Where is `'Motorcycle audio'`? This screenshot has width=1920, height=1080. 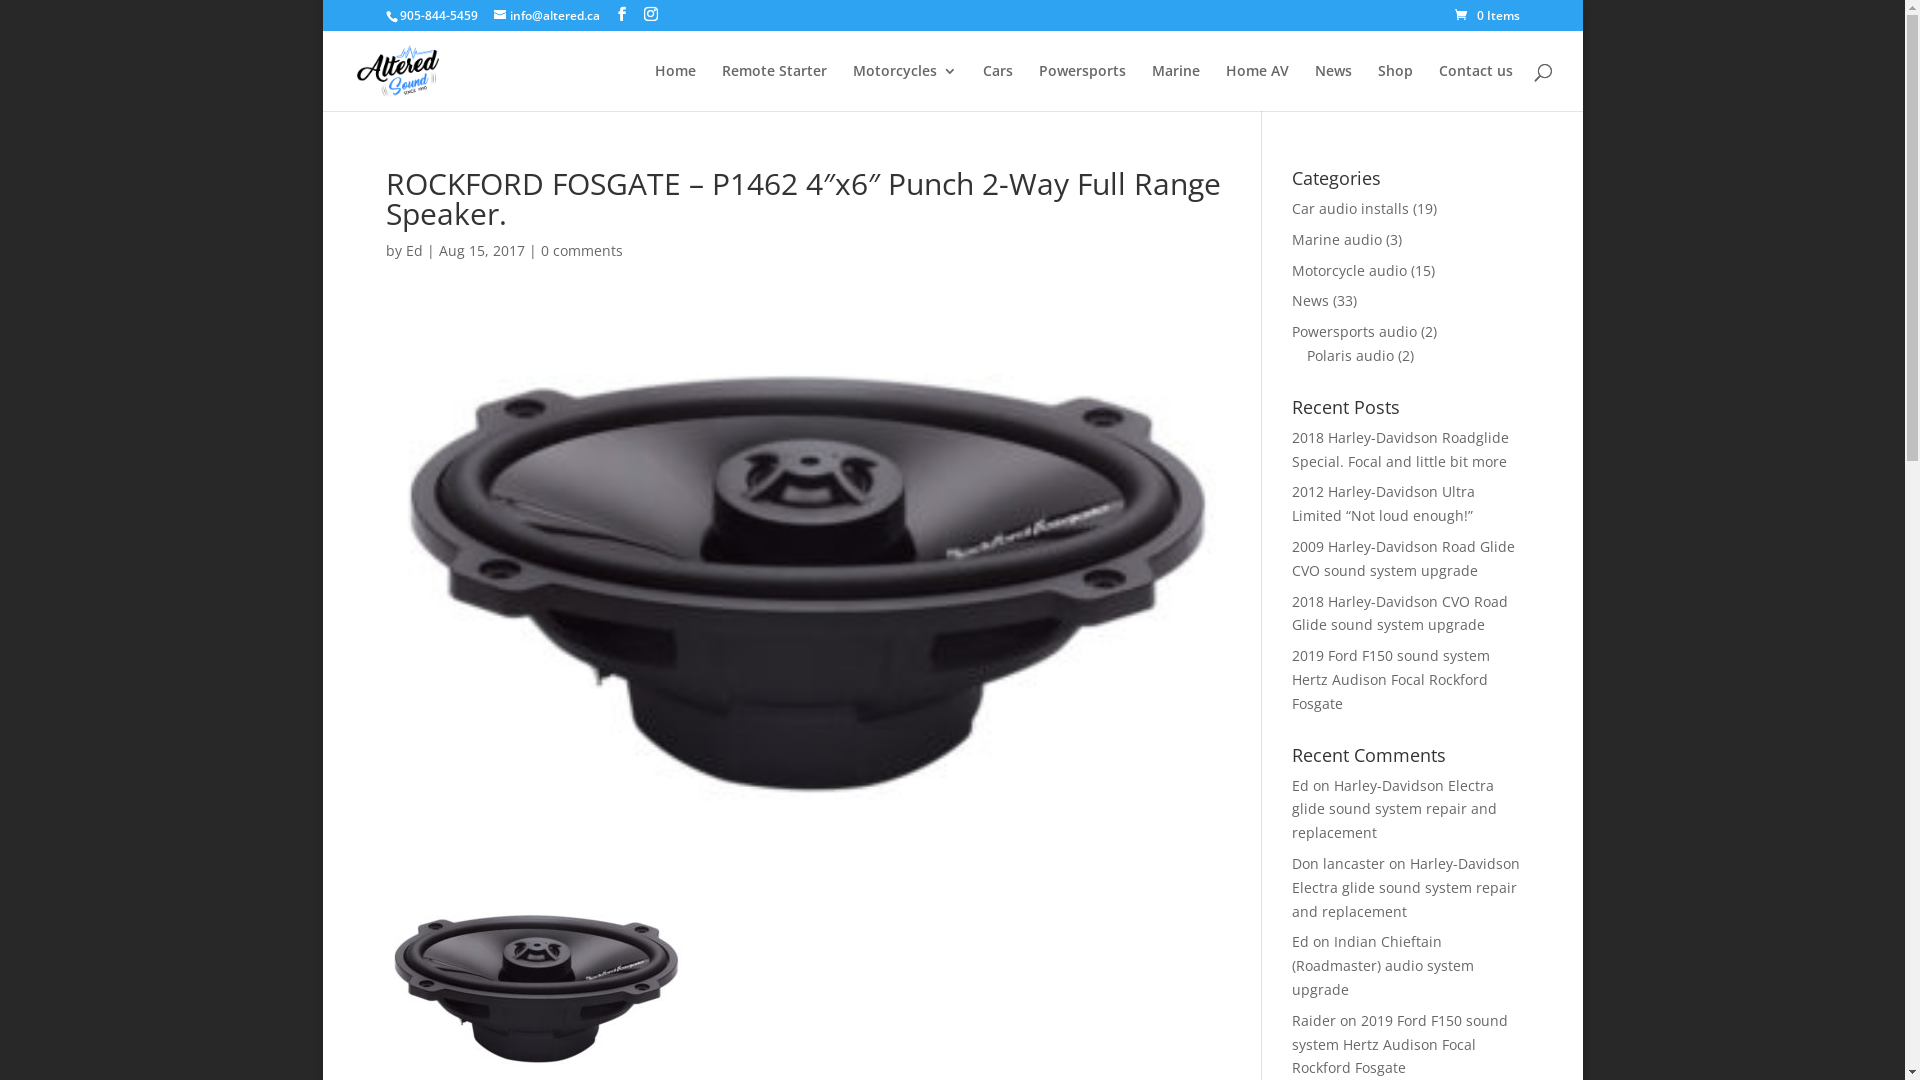
'Motorcycle audio' is located at coordinates (1349, 270).